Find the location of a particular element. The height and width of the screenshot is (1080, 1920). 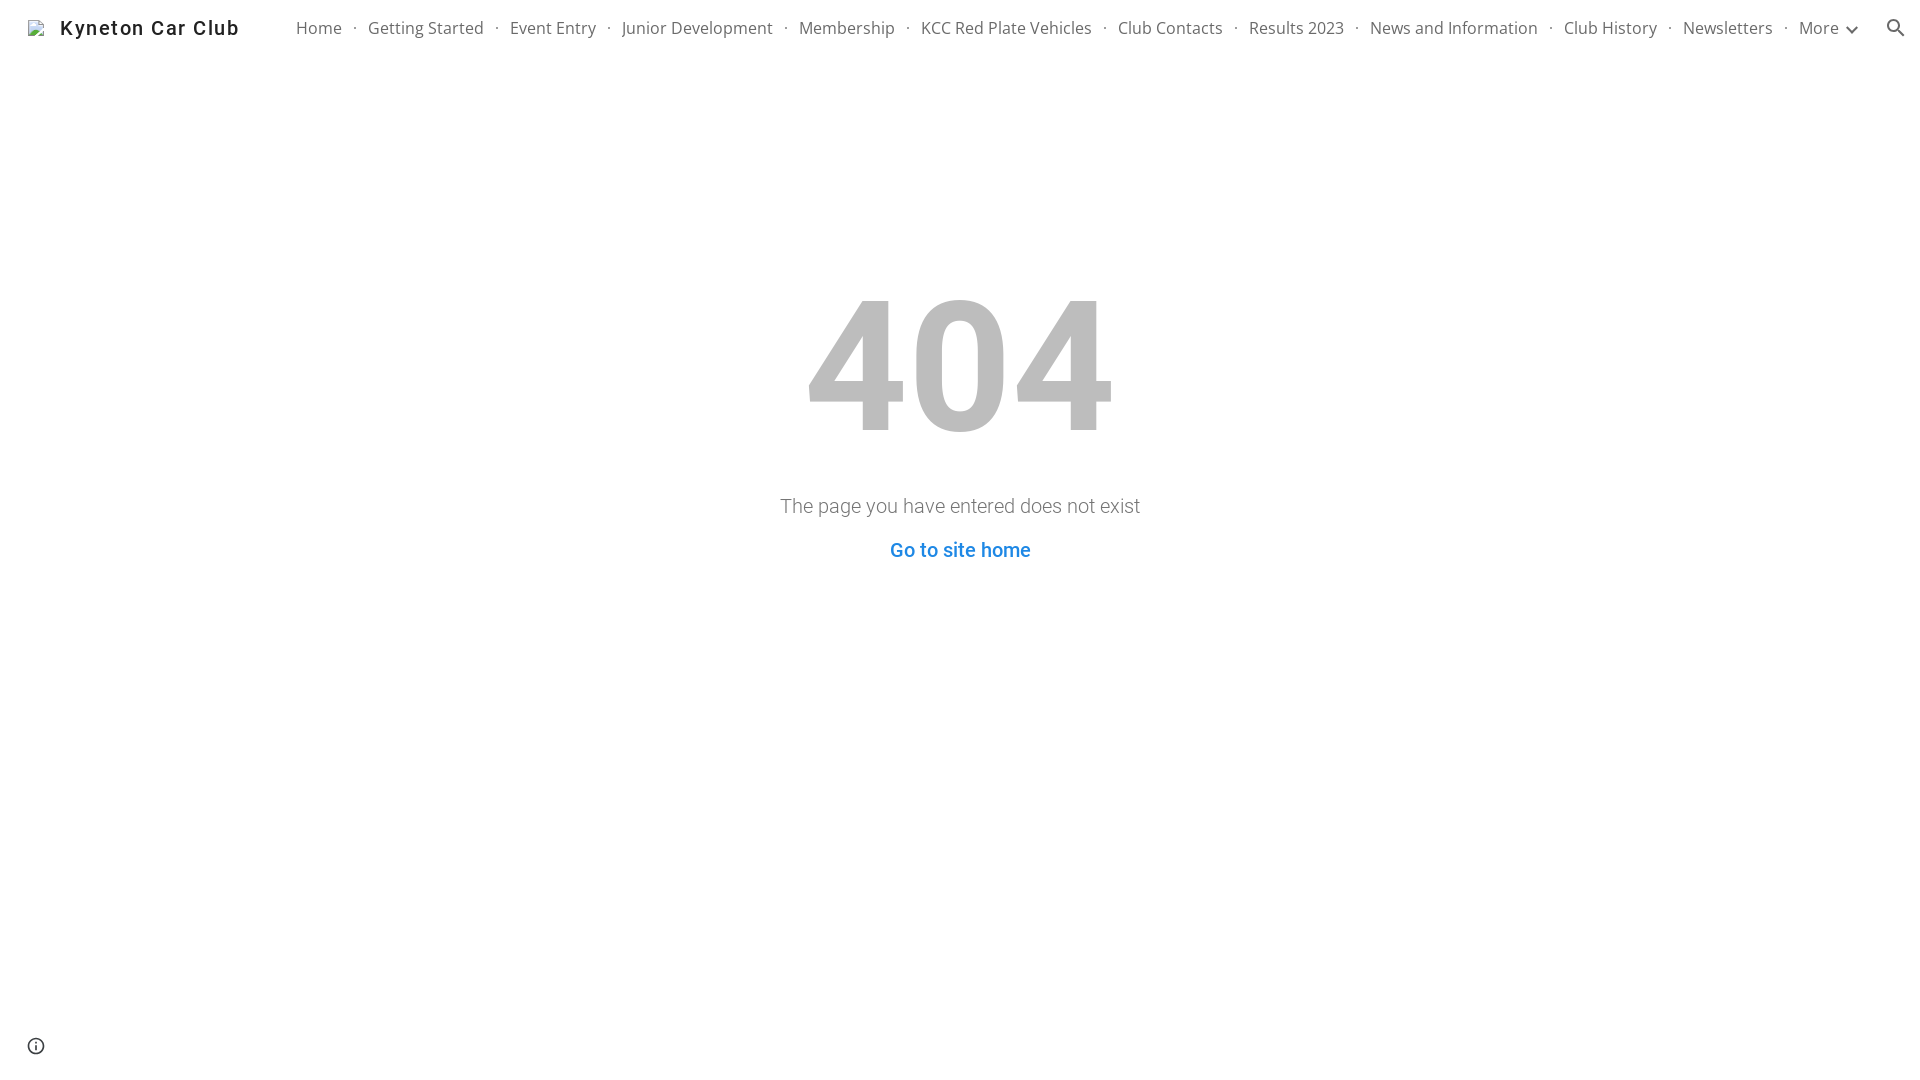

'Kyneton Car Club' is located at coordinates (132, 26).